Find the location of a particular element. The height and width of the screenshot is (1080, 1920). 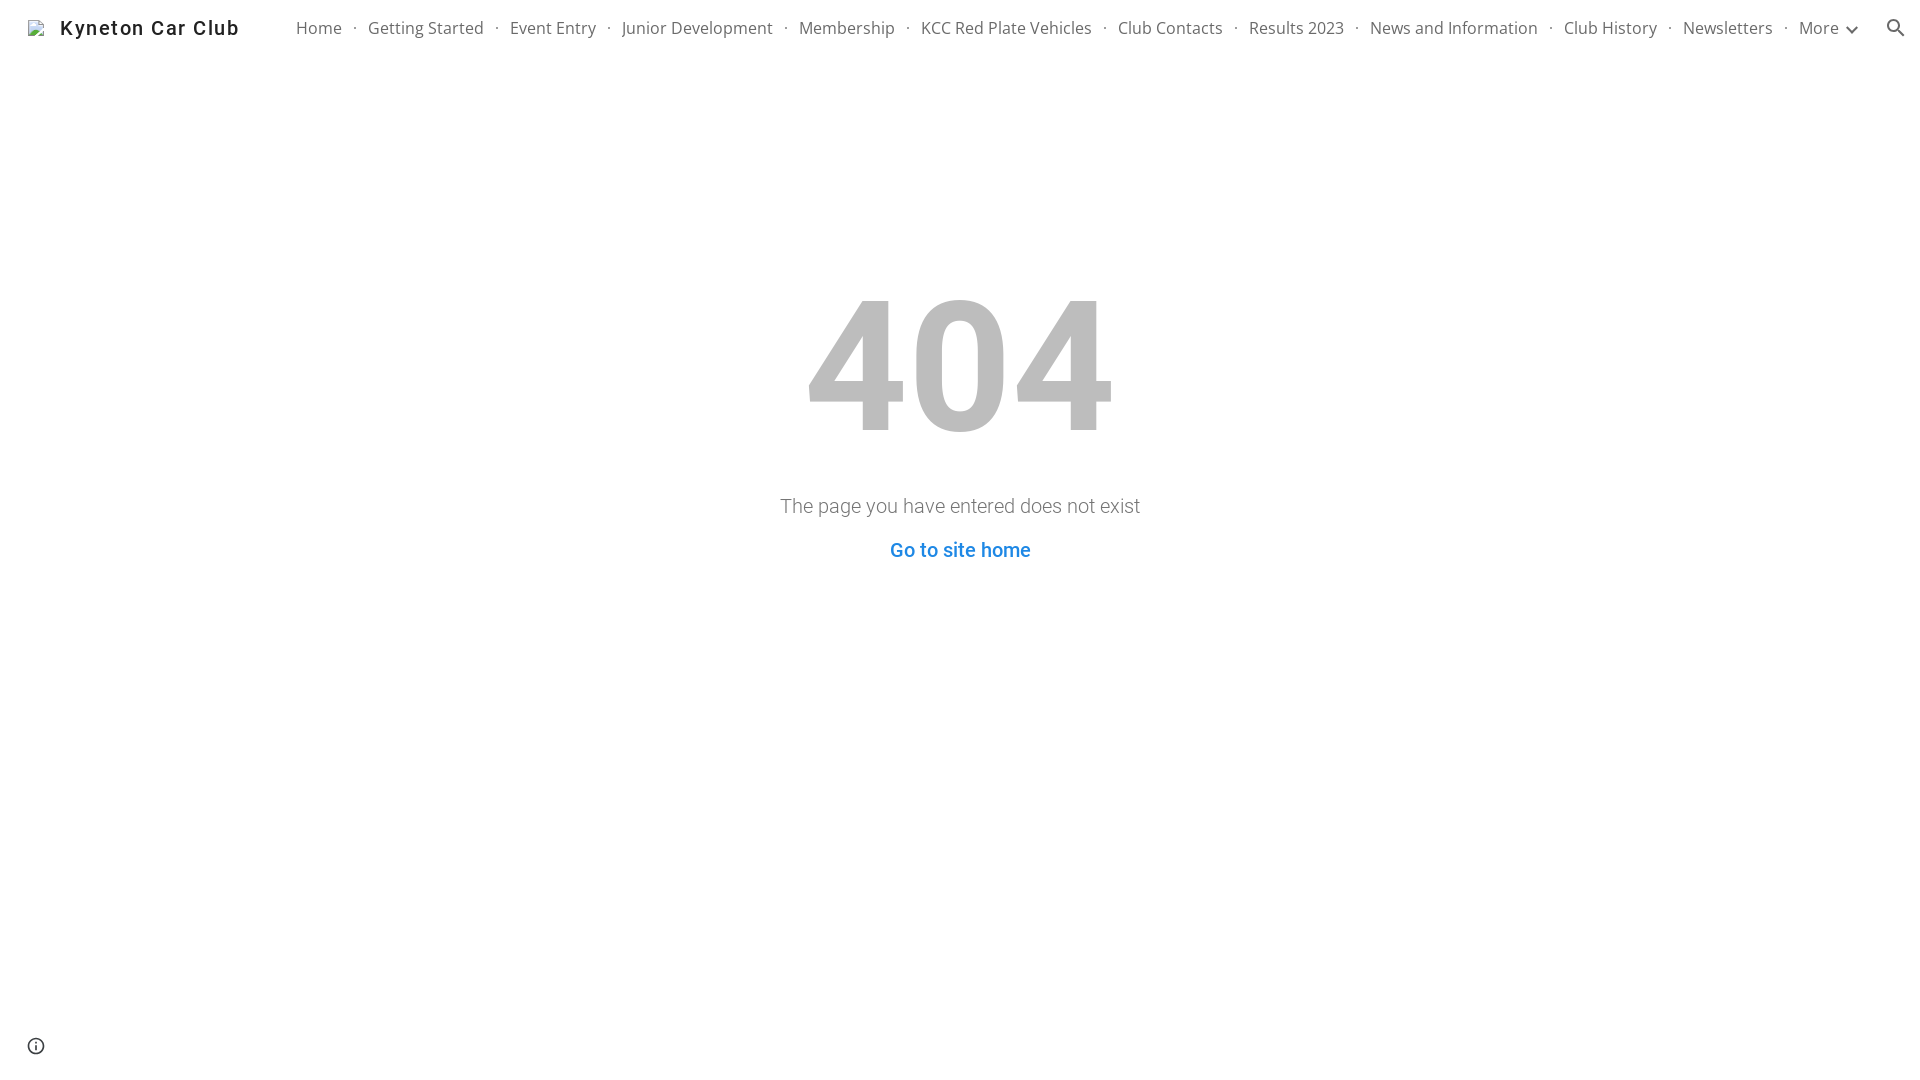

'Kyneton Car Club' is located at coordinates (132, 26).